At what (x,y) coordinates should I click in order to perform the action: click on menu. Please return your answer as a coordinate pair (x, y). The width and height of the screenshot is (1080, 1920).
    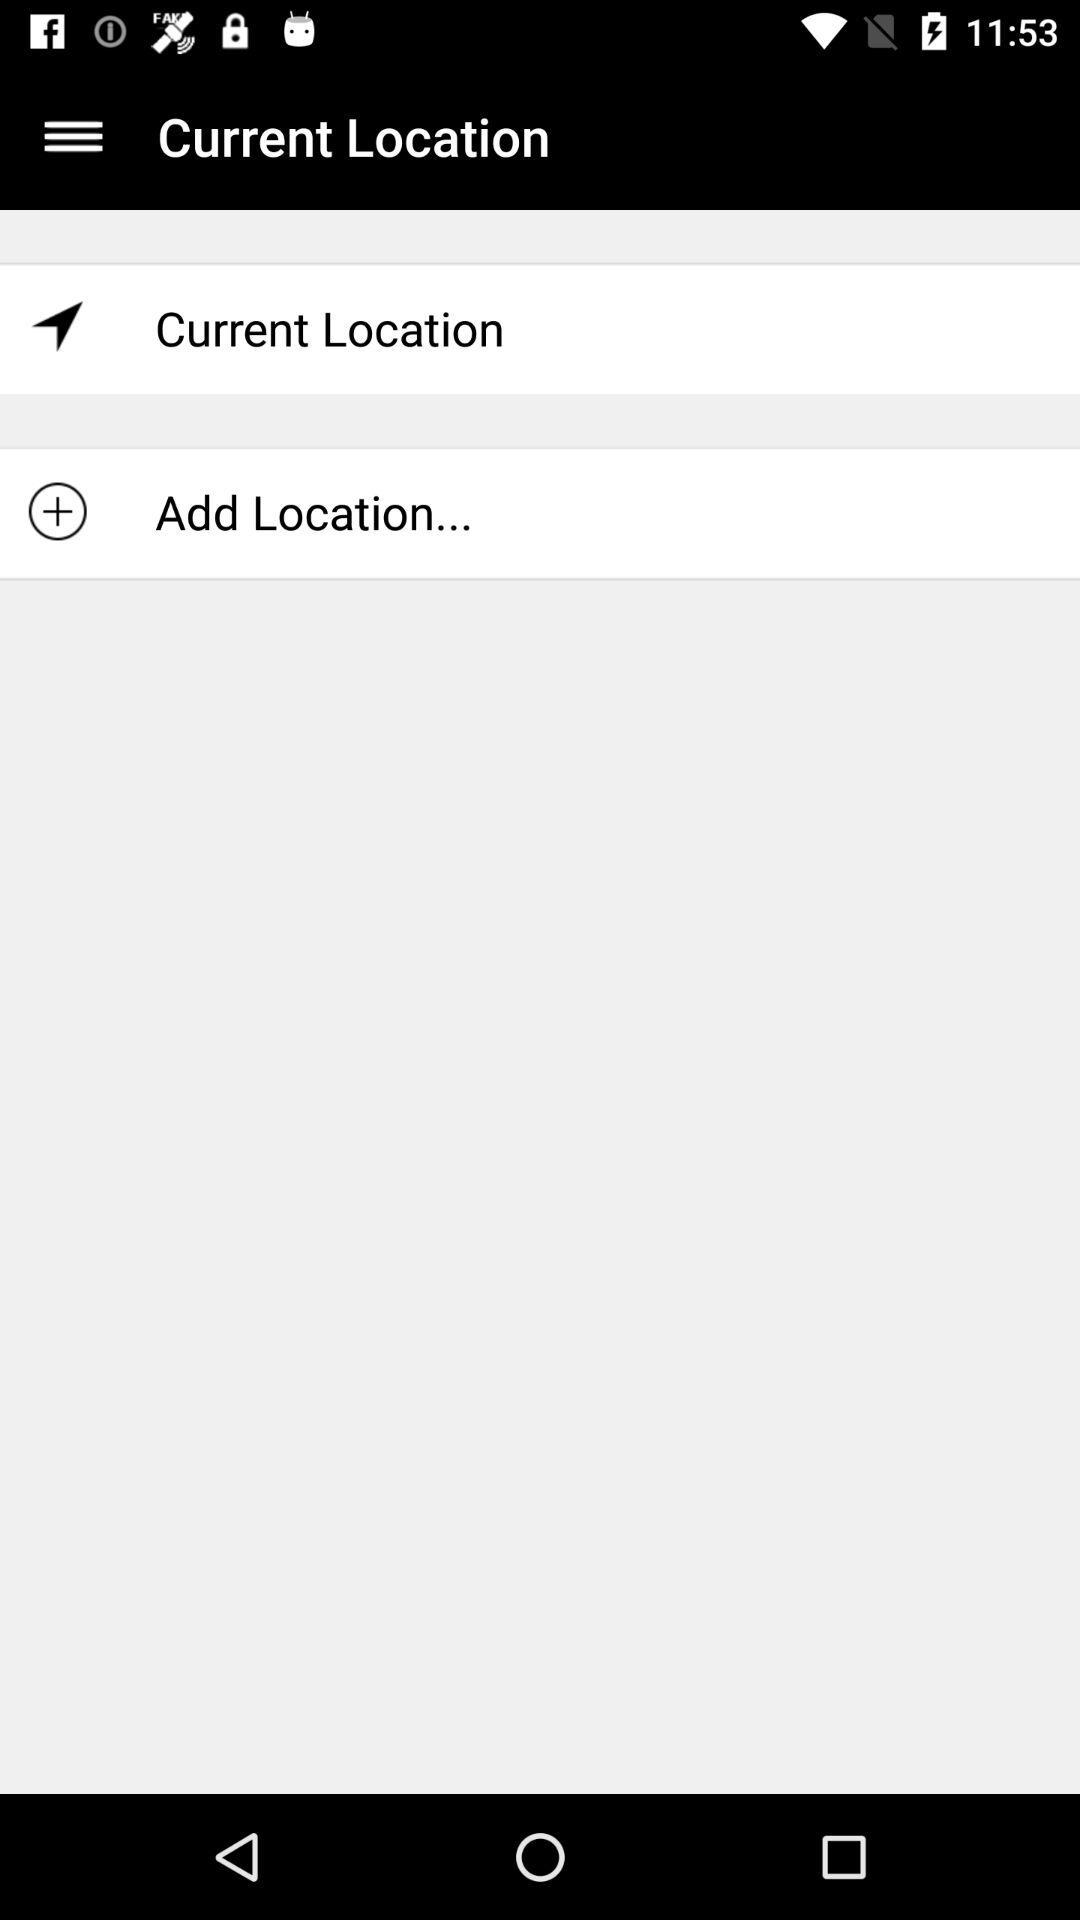
    Looking at the image, I should click on (72, 135).